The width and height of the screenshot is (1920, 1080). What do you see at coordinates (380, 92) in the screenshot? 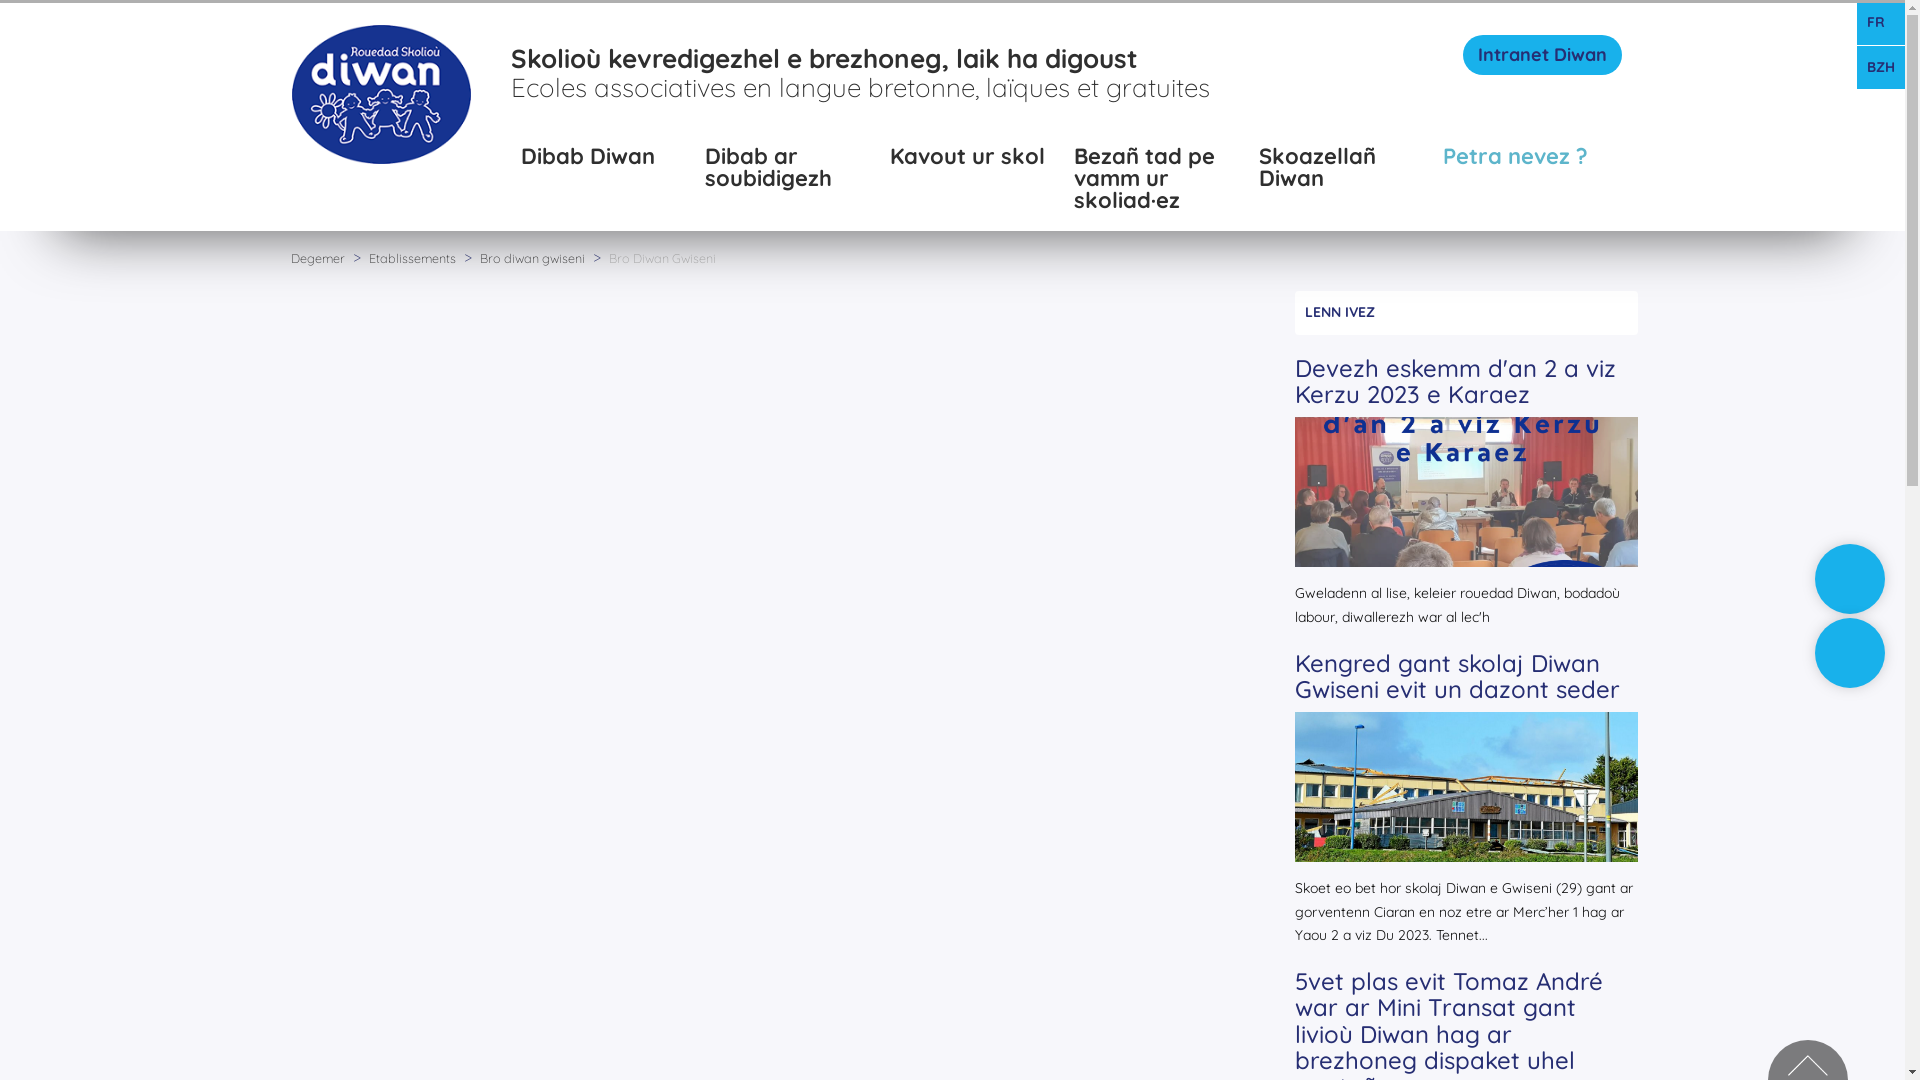
I see `'Retour page d'accueil'` at bounding box center [380, 92].